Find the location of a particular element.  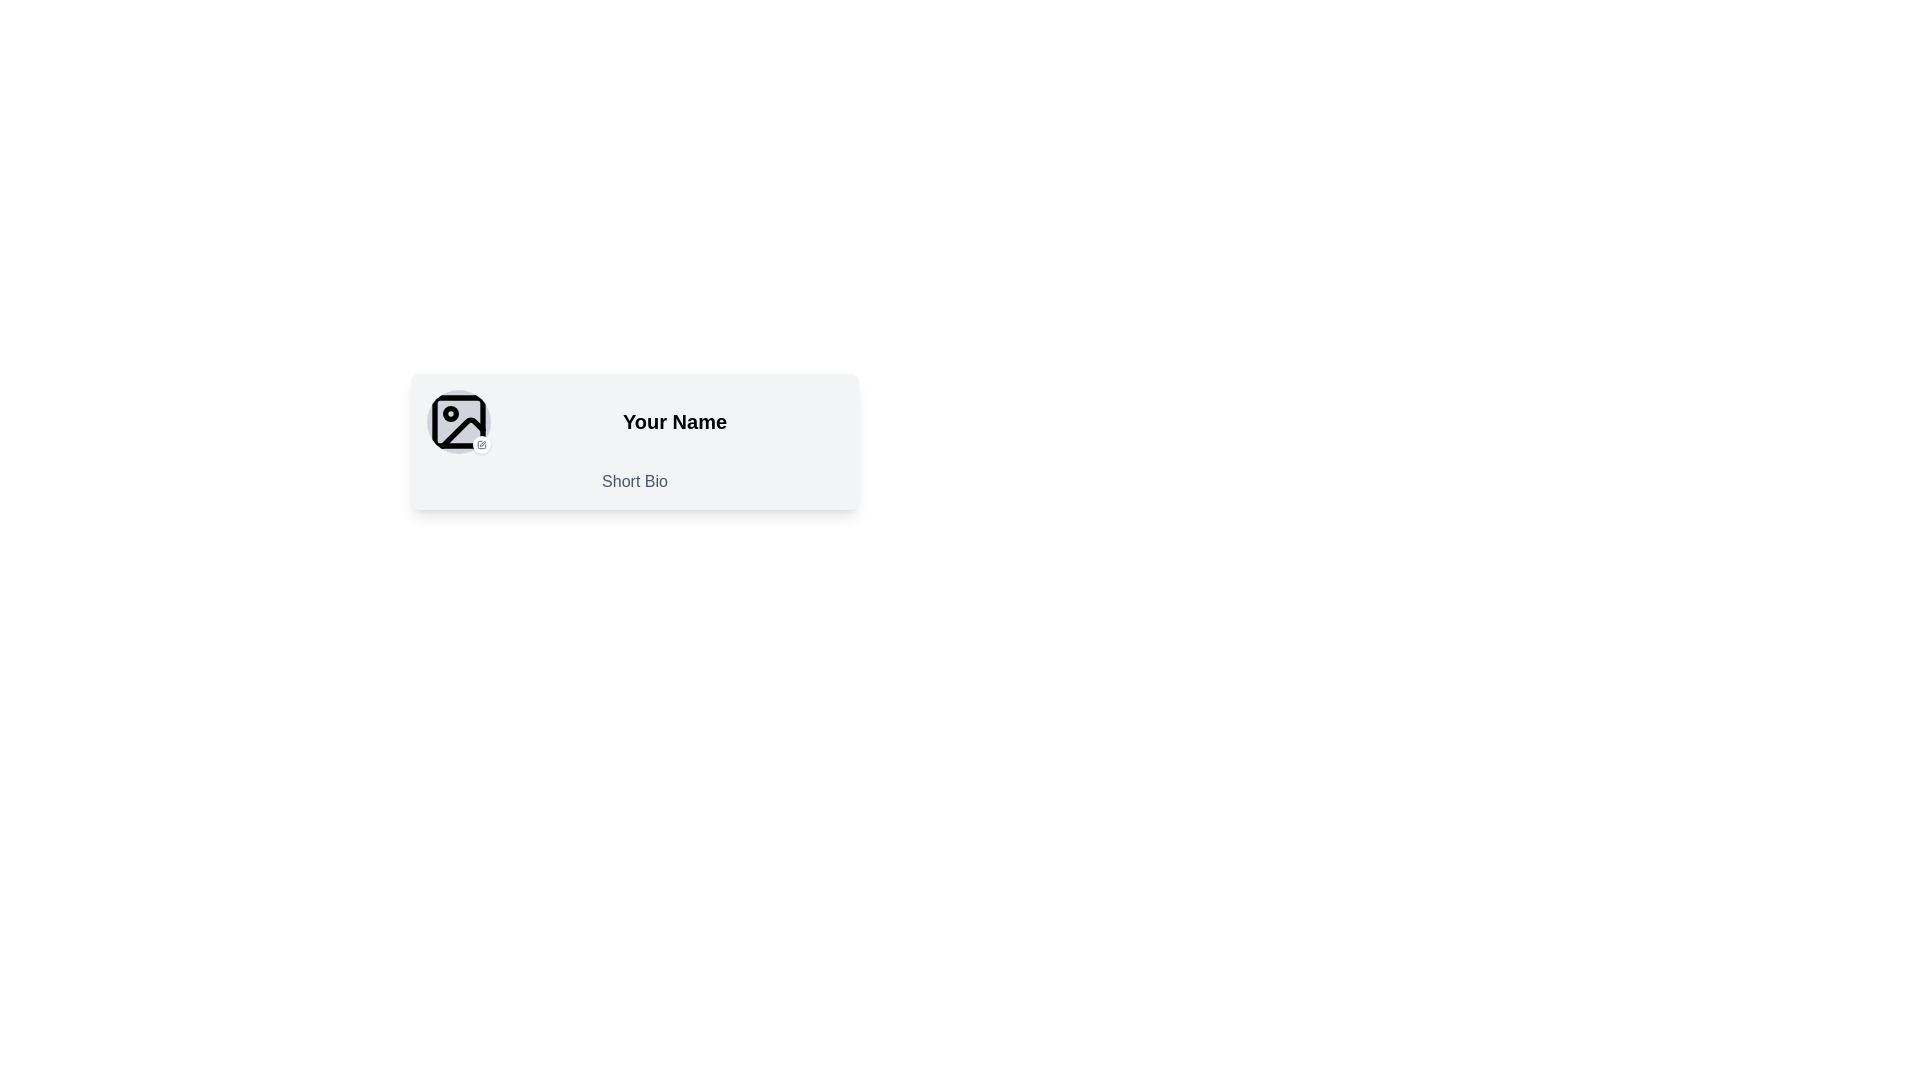

the small circular dot located within the photo icon, positioned at the top-left corner inside the square frame is located at coordinates (450, 412).